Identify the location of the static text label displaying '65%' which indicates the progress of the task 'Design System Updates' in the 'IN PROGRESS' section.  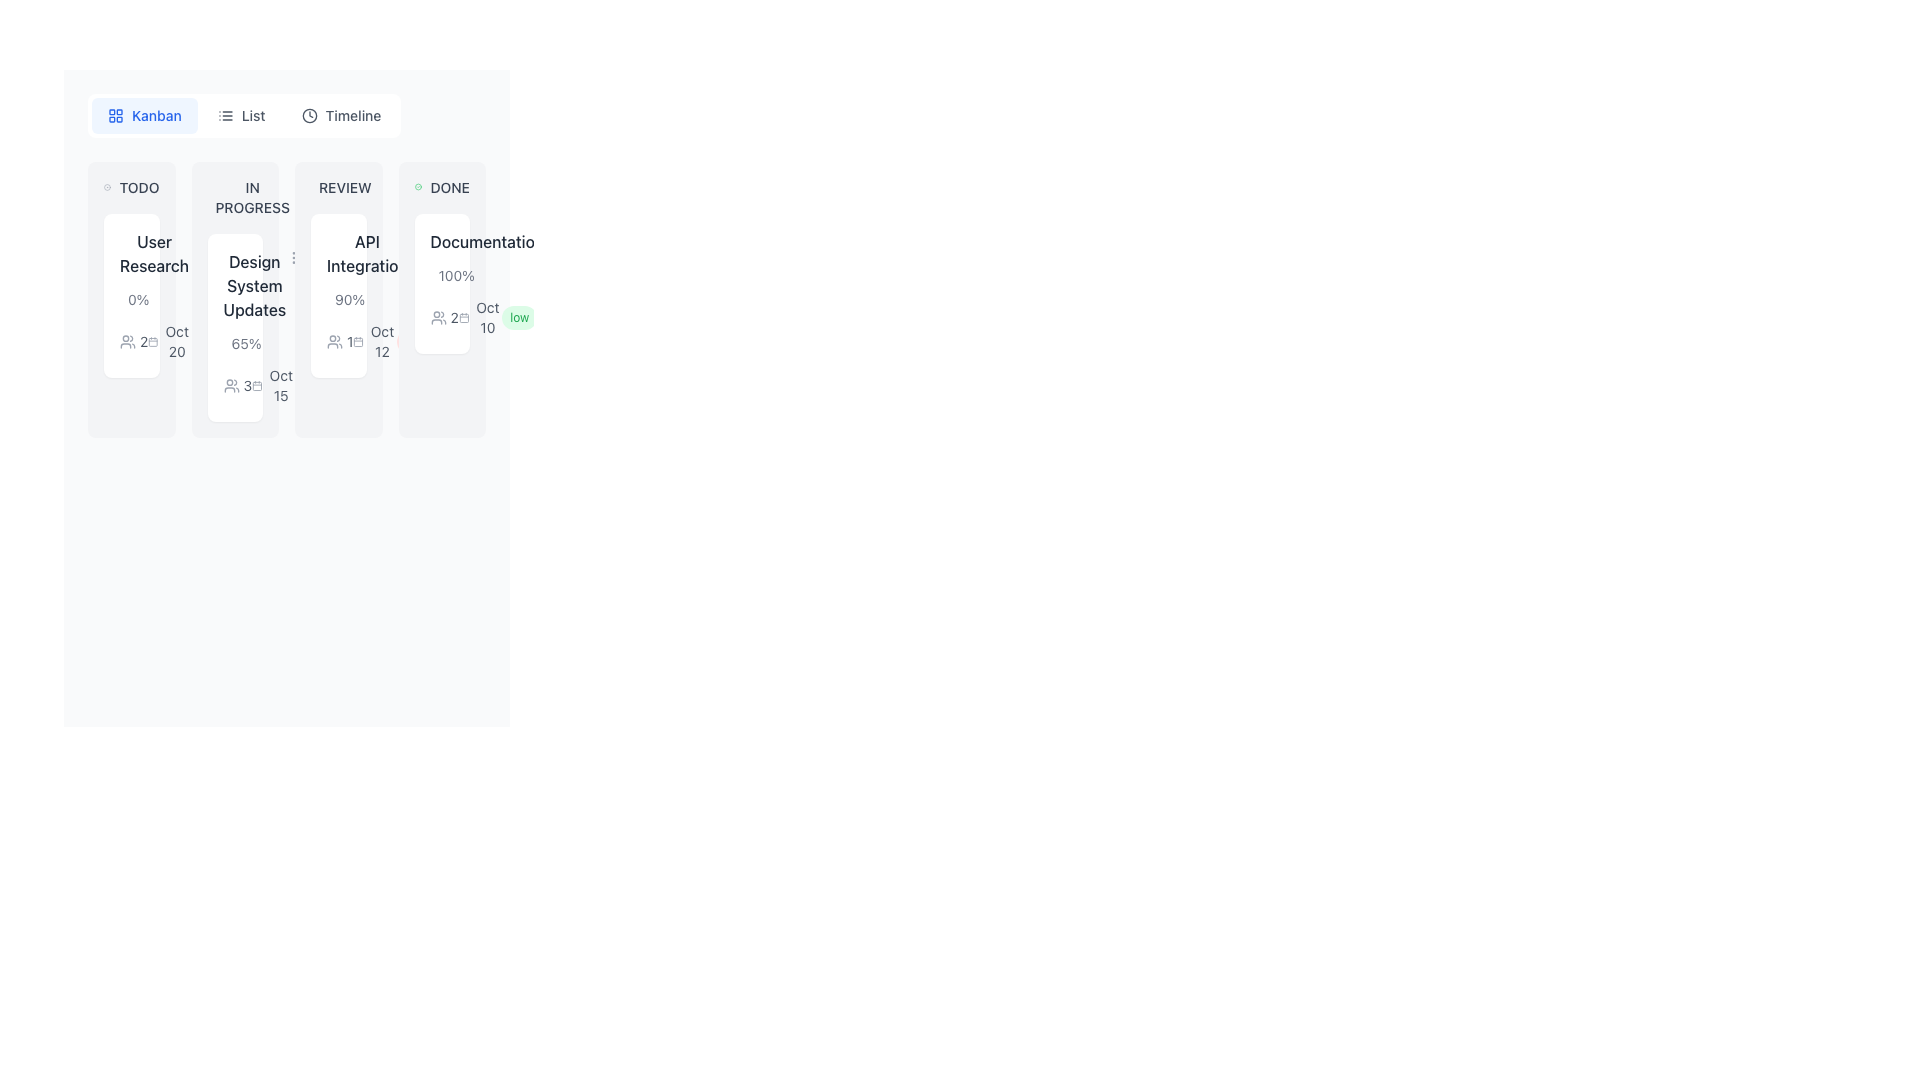
(245, 342).